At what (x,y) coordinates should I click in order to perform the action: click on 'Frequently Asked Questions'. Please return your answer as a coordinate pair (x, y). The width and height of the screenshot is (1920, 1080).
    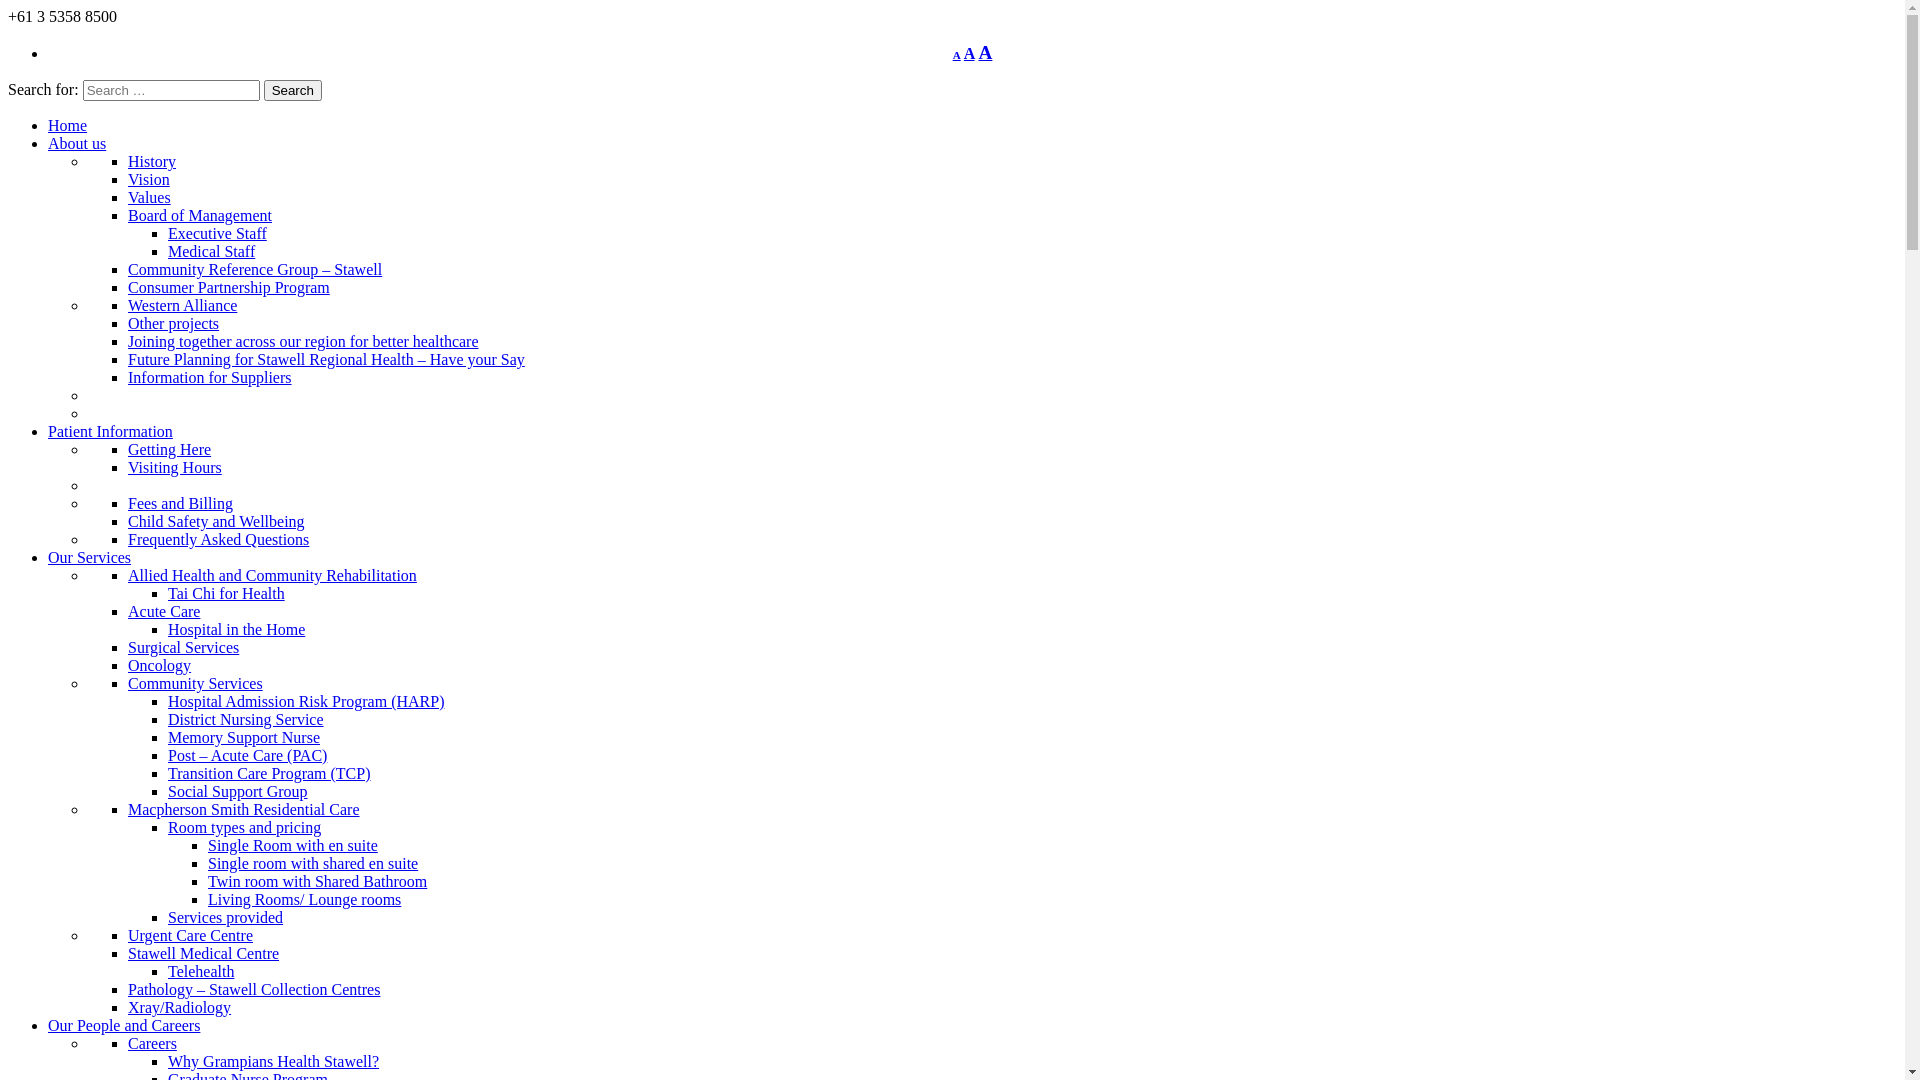
    Looking at the image, I should click on (218, 538).